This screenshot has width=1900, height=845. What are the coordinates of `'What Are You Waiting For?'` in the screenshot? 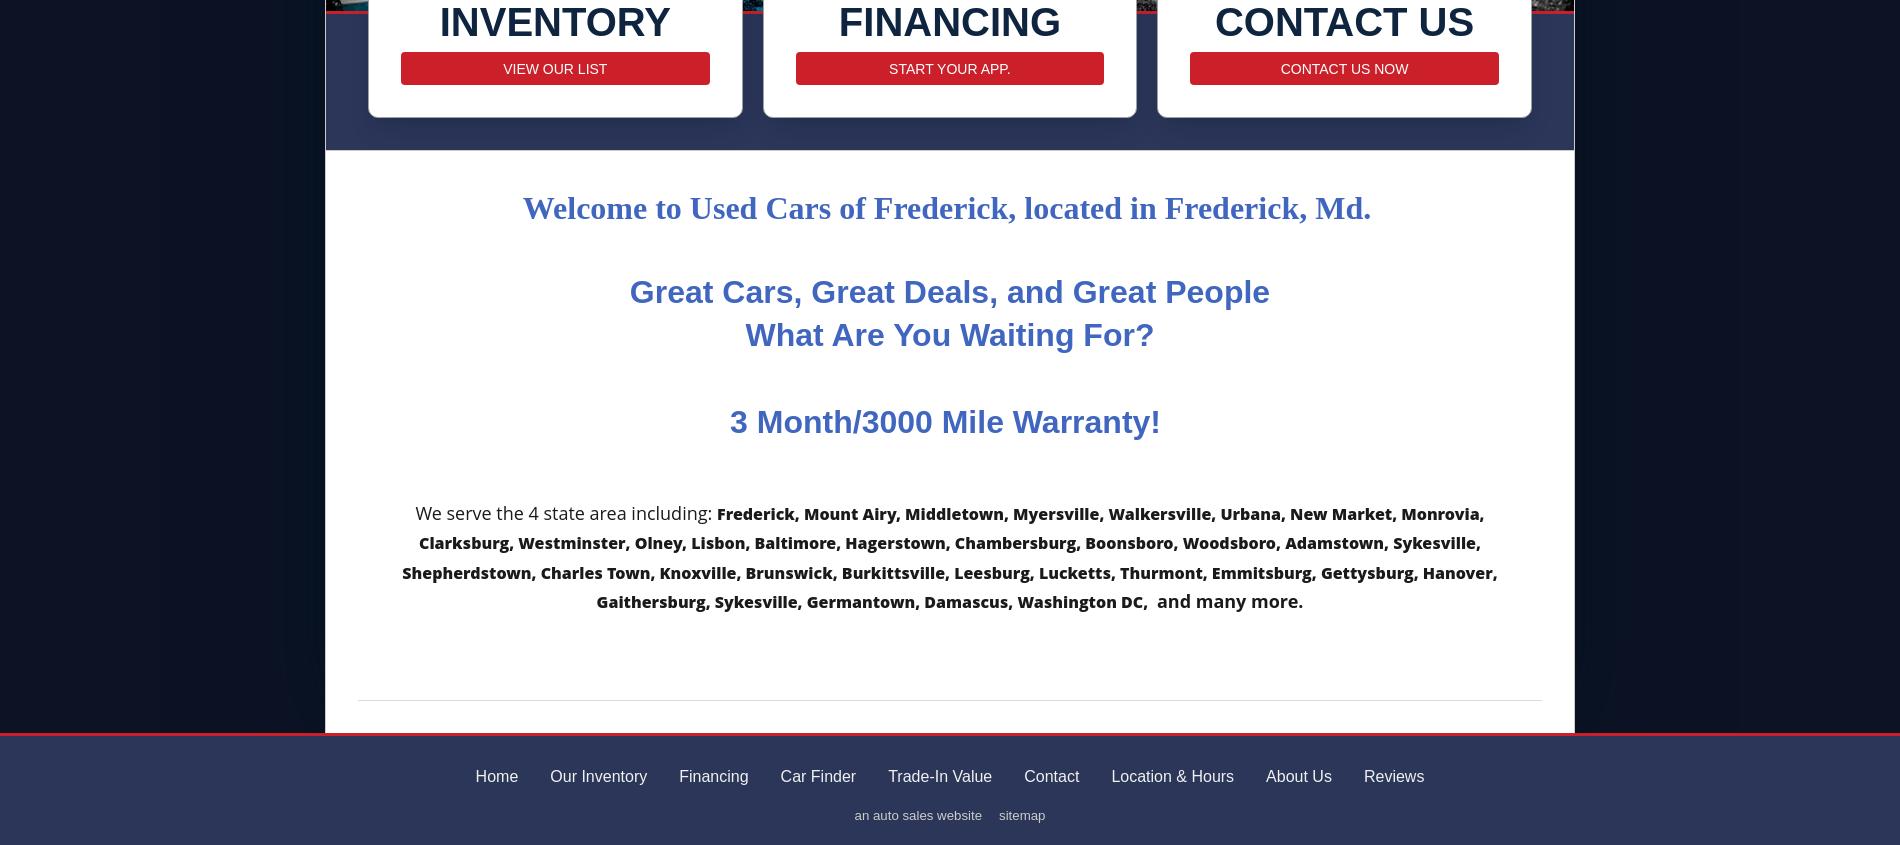 It's located at (948, 334).